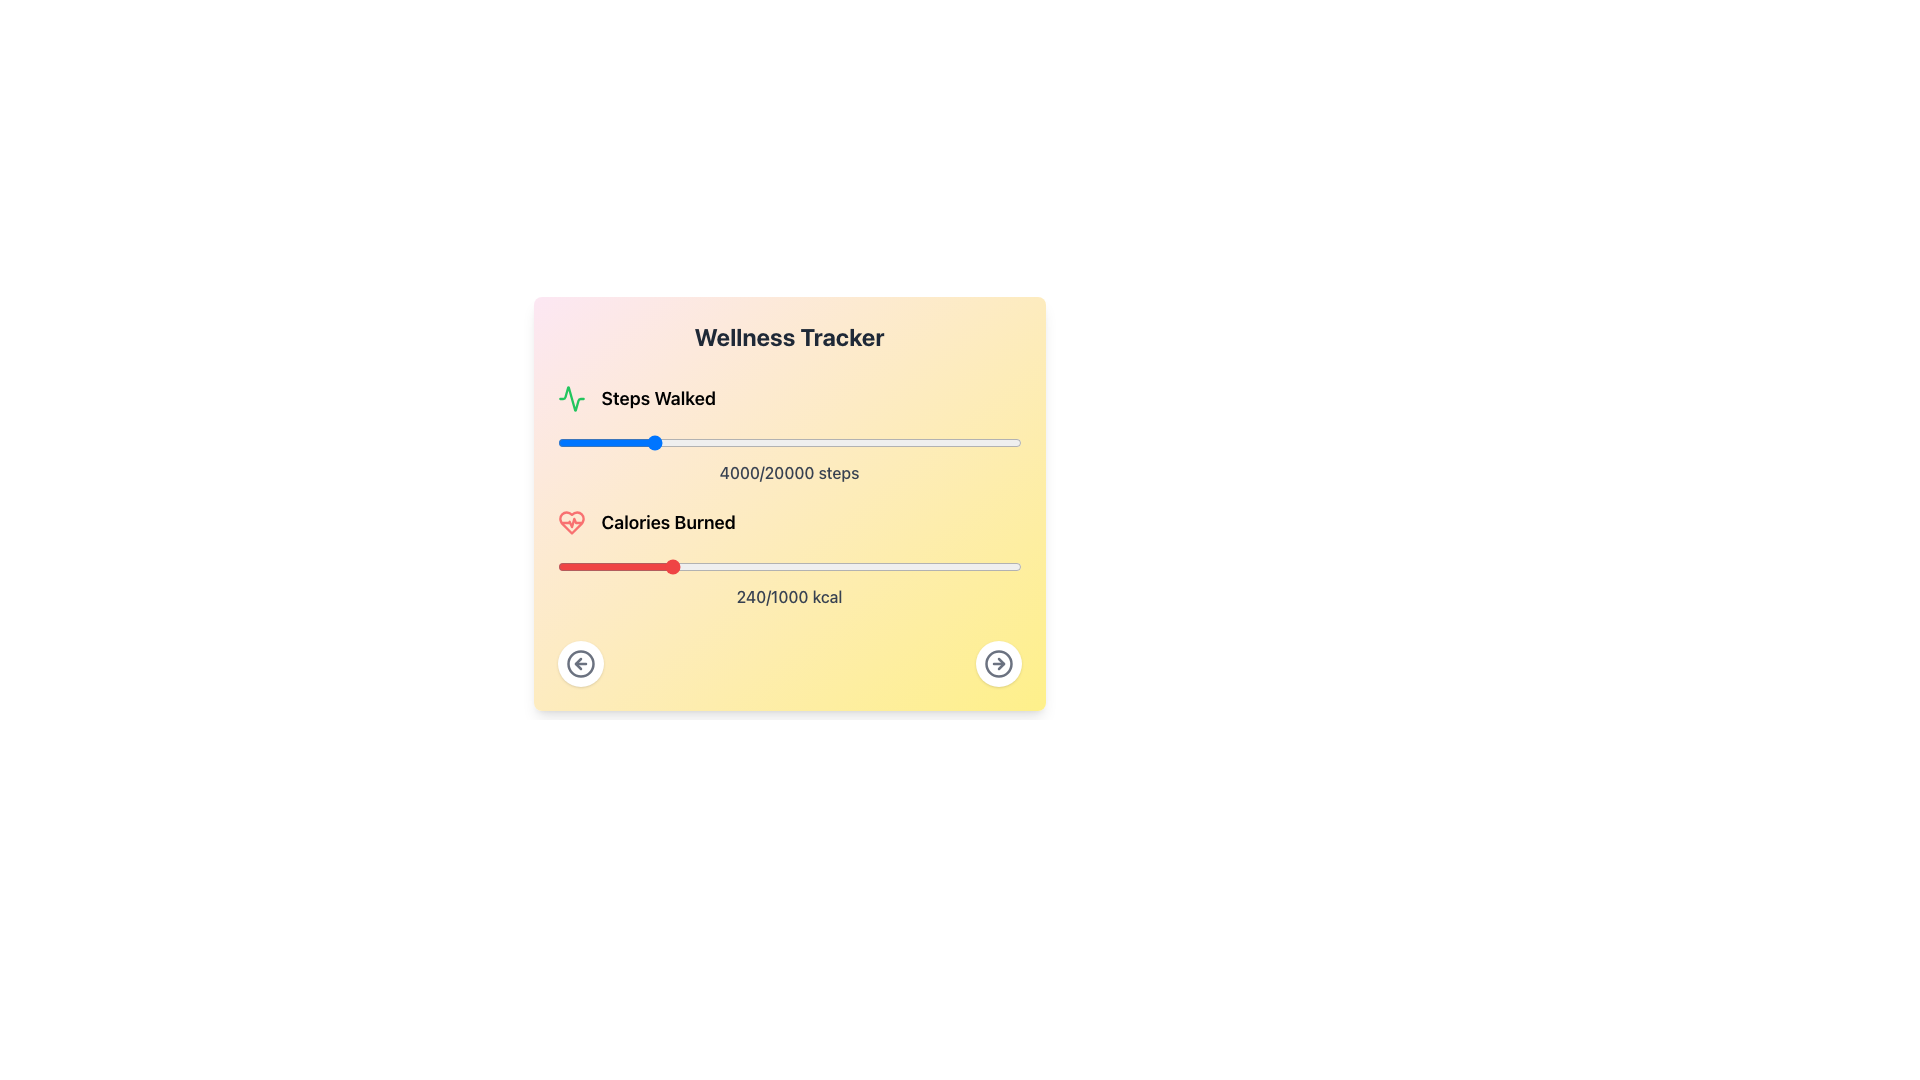 The width and height of the screenshot is (1920, 1080). What do you see at coordinates (779, 567) in the screenshot?
I see `the calories burned slider` at bounding box center [779, 567].